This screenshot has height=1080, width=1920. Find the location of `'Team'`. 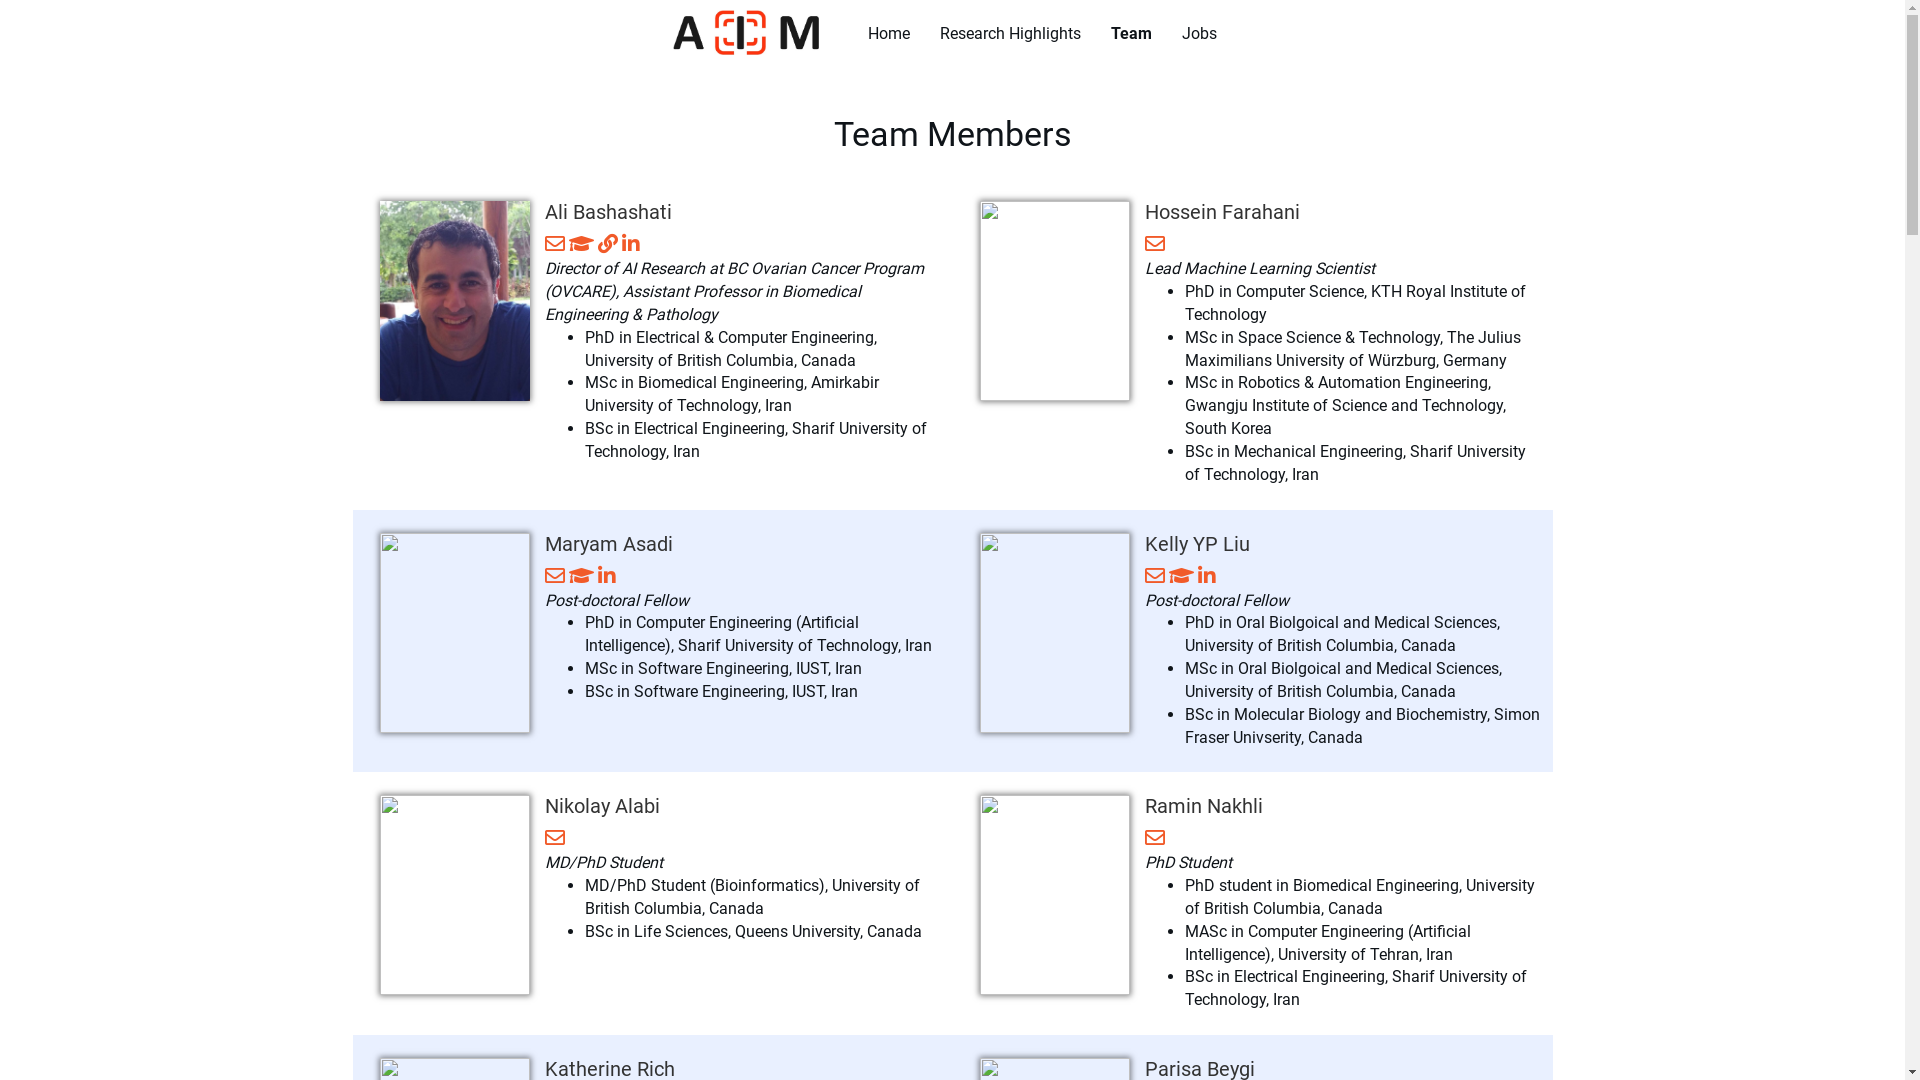

'Team' is located at coordinates (1131, 34).